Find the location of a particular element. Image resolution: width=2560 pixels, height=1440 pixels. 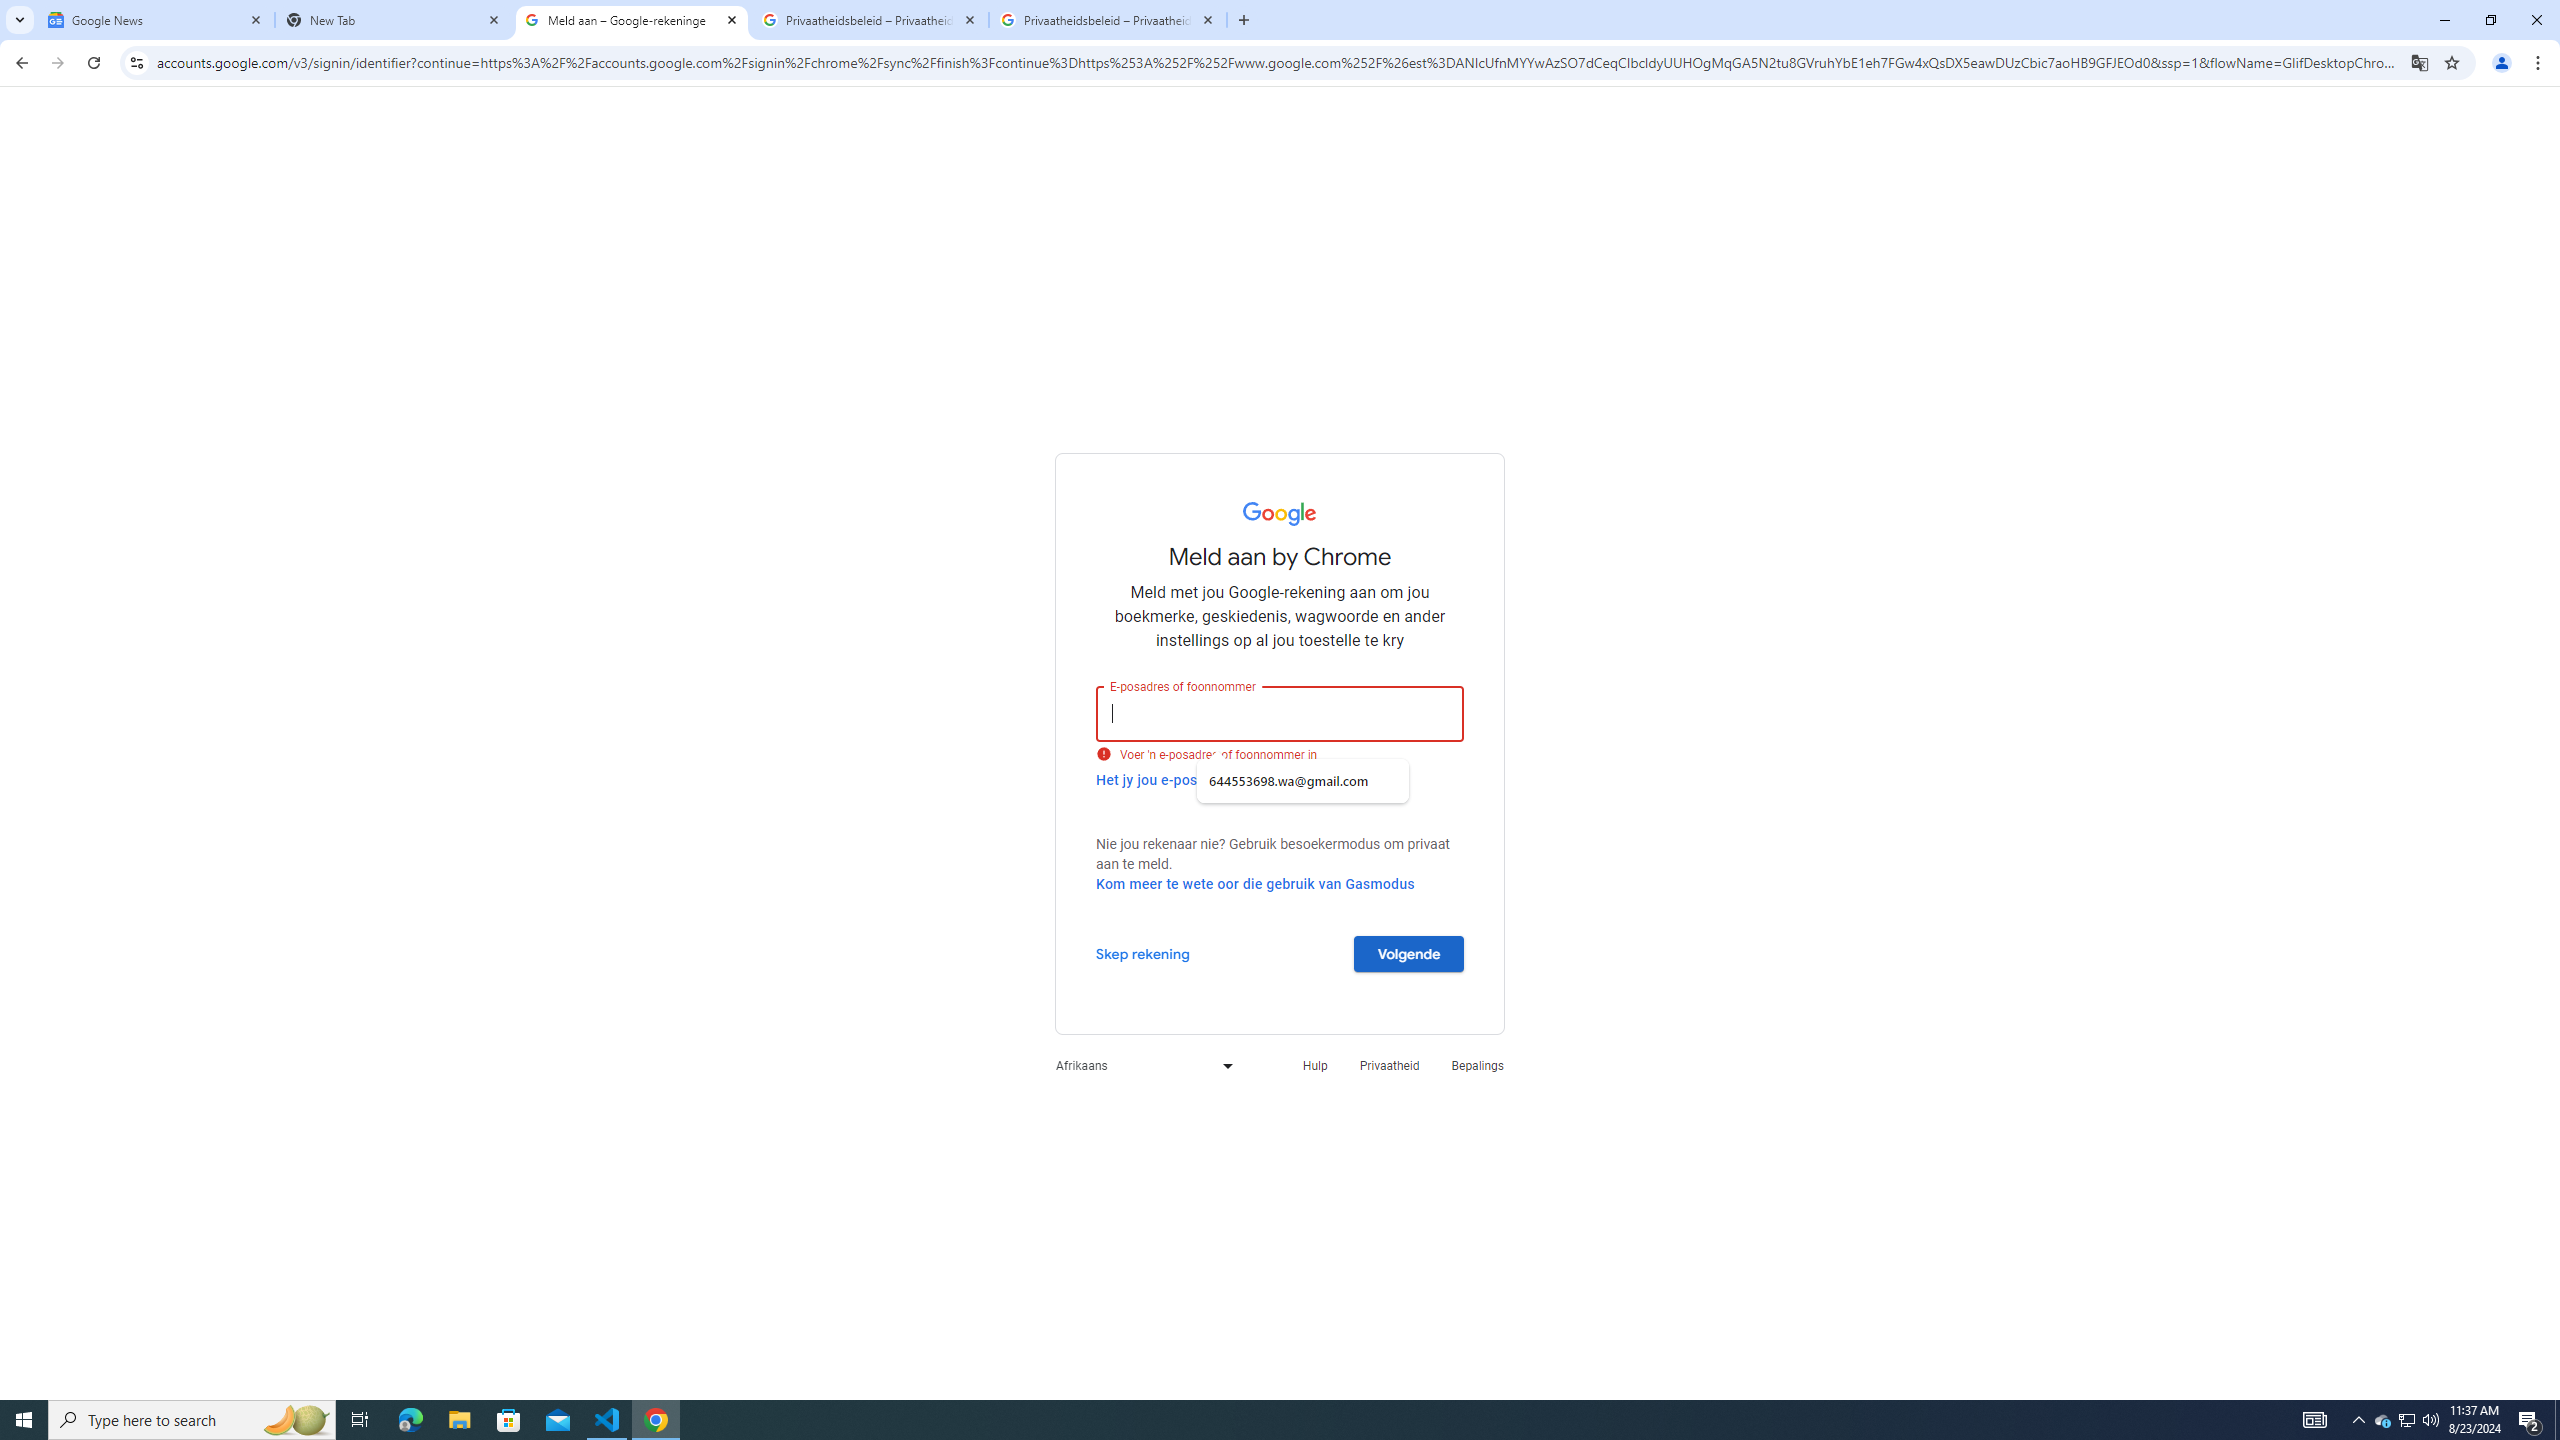

'Bepalings' is located at coordinates (1477, 1064).